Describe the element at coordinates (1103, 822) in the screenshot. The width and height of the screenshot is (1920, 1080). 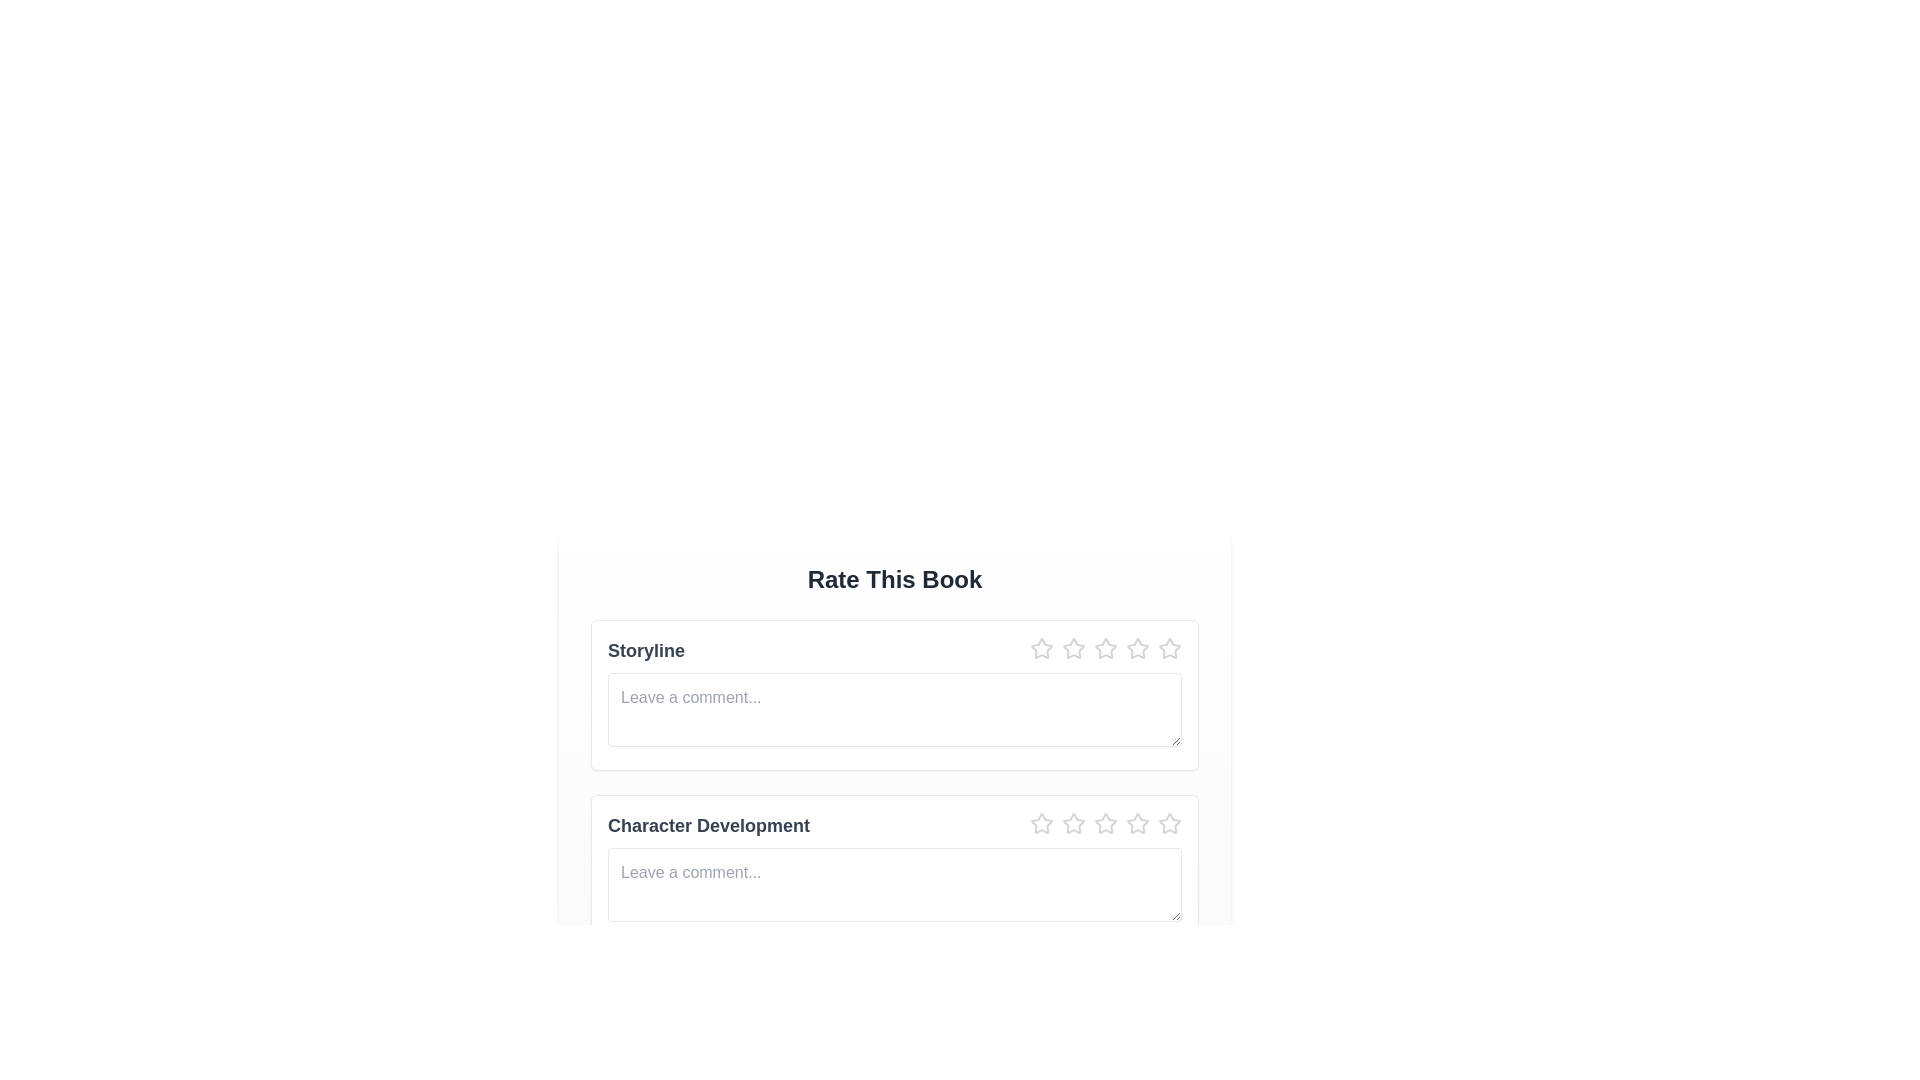
I see `the fifth star icon in the rating system to assign a 5-star rating to the 'Character Development' criterion` at that location.